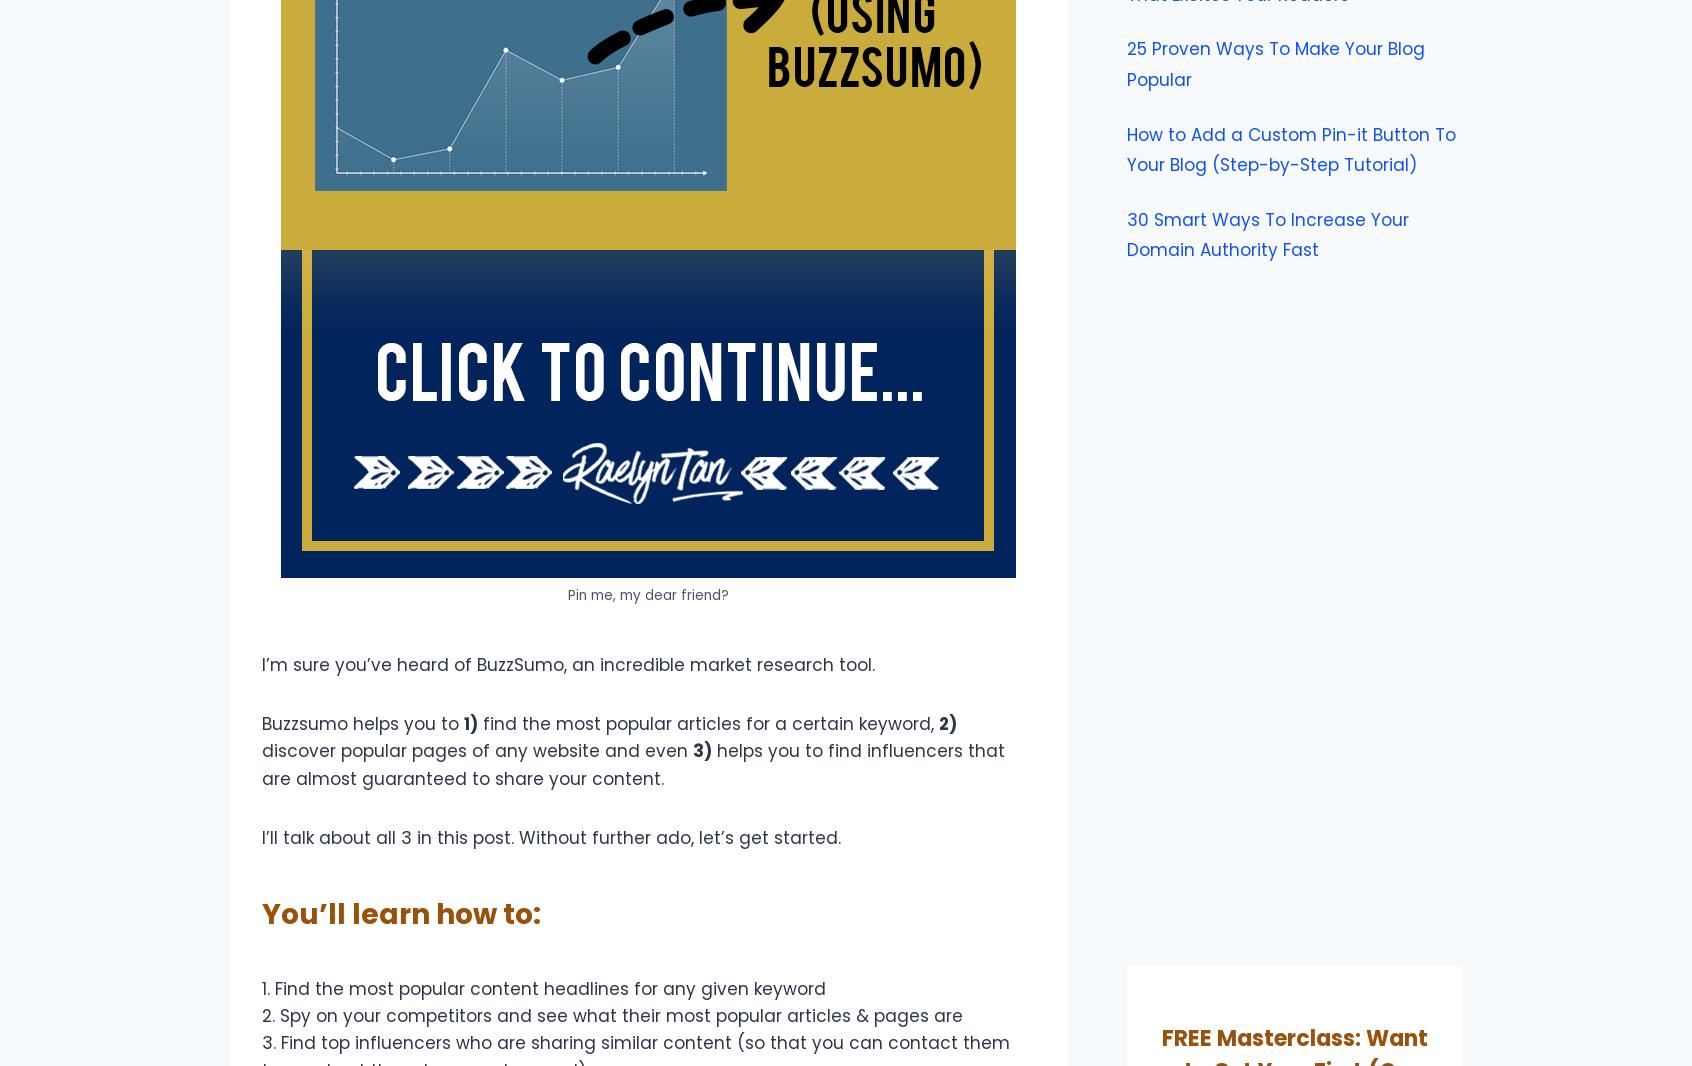 The image size is (1692, 1066). What do you see at coordinates (567, 663) in the screenshot?
I see `'I’m sure you’ve heard of BuzzSumo, an incredible market research tool.'` at bounding box center [567, 663].